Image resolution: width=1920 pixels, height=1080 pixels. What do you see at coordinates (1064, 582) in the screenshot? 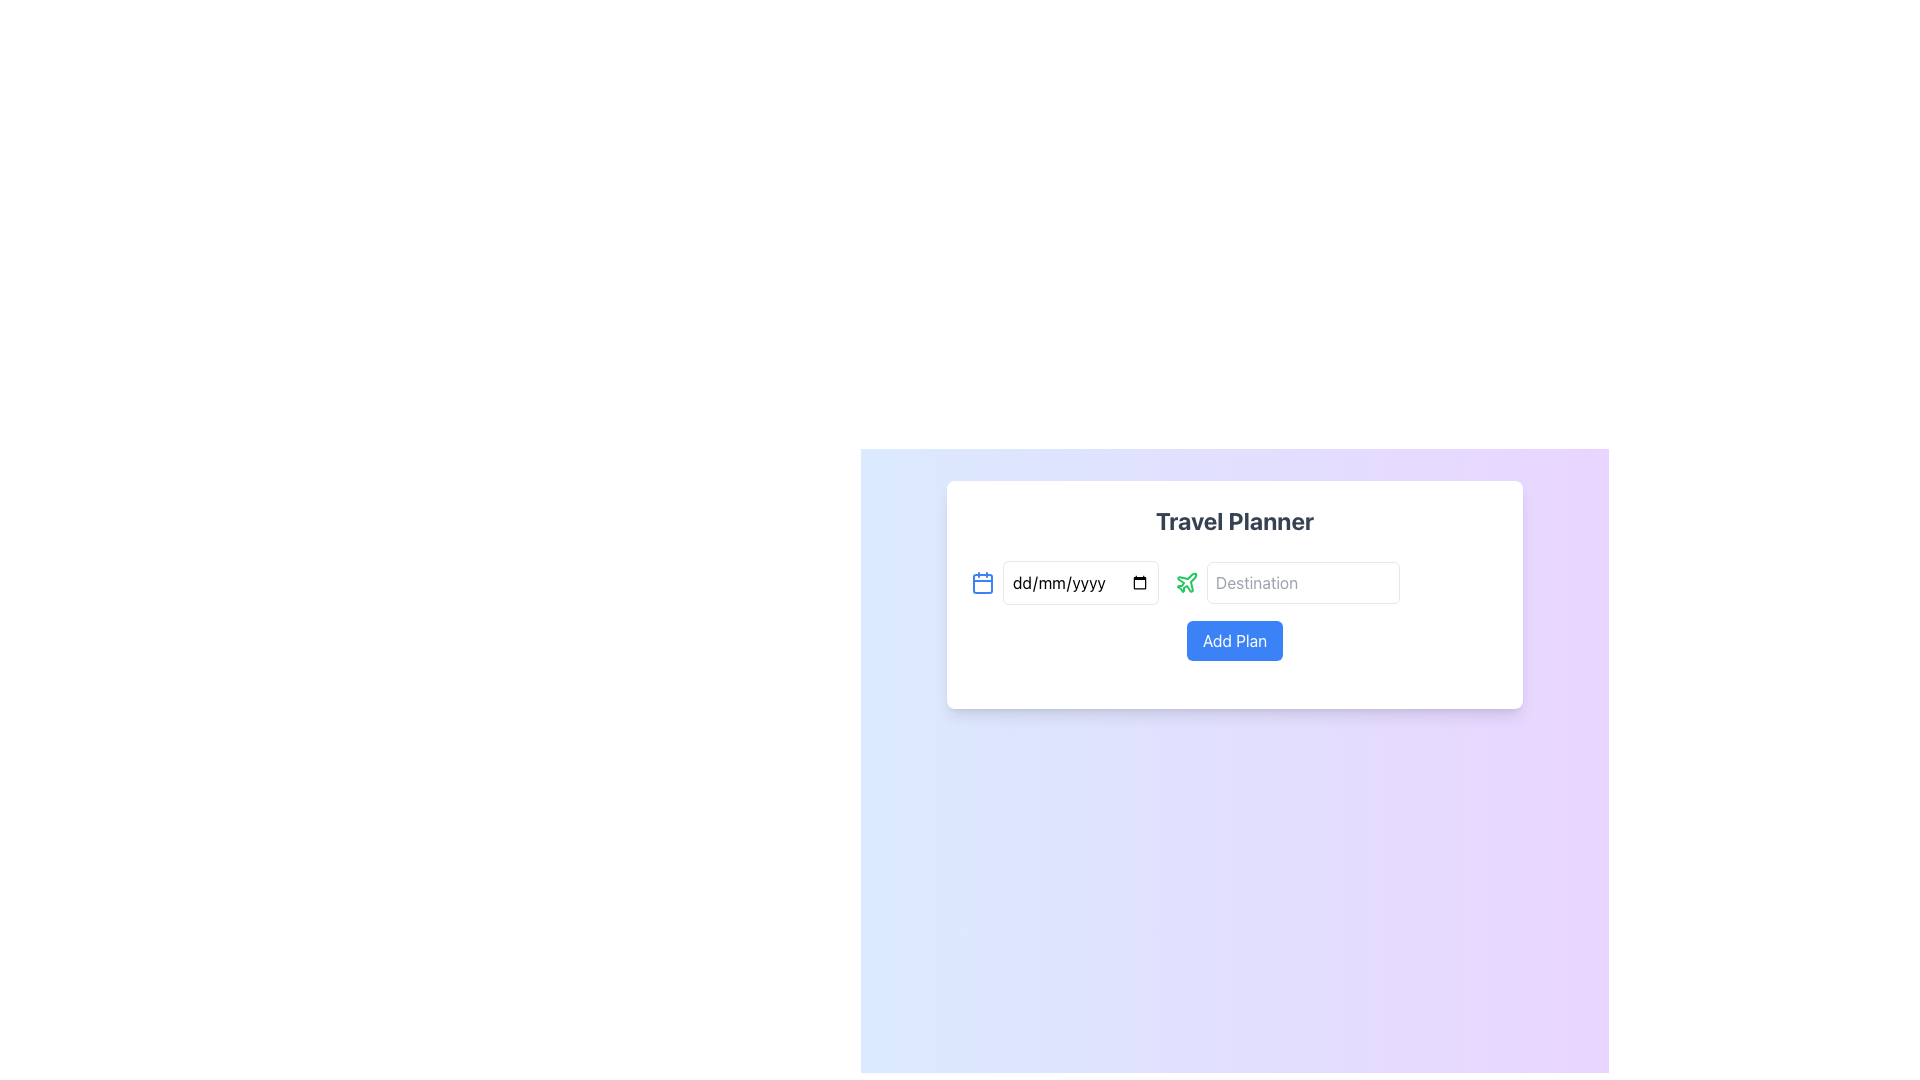
I see `the date picker input field, which is the leftmost component of a horizontal group` at bounding box center [1064, 582].